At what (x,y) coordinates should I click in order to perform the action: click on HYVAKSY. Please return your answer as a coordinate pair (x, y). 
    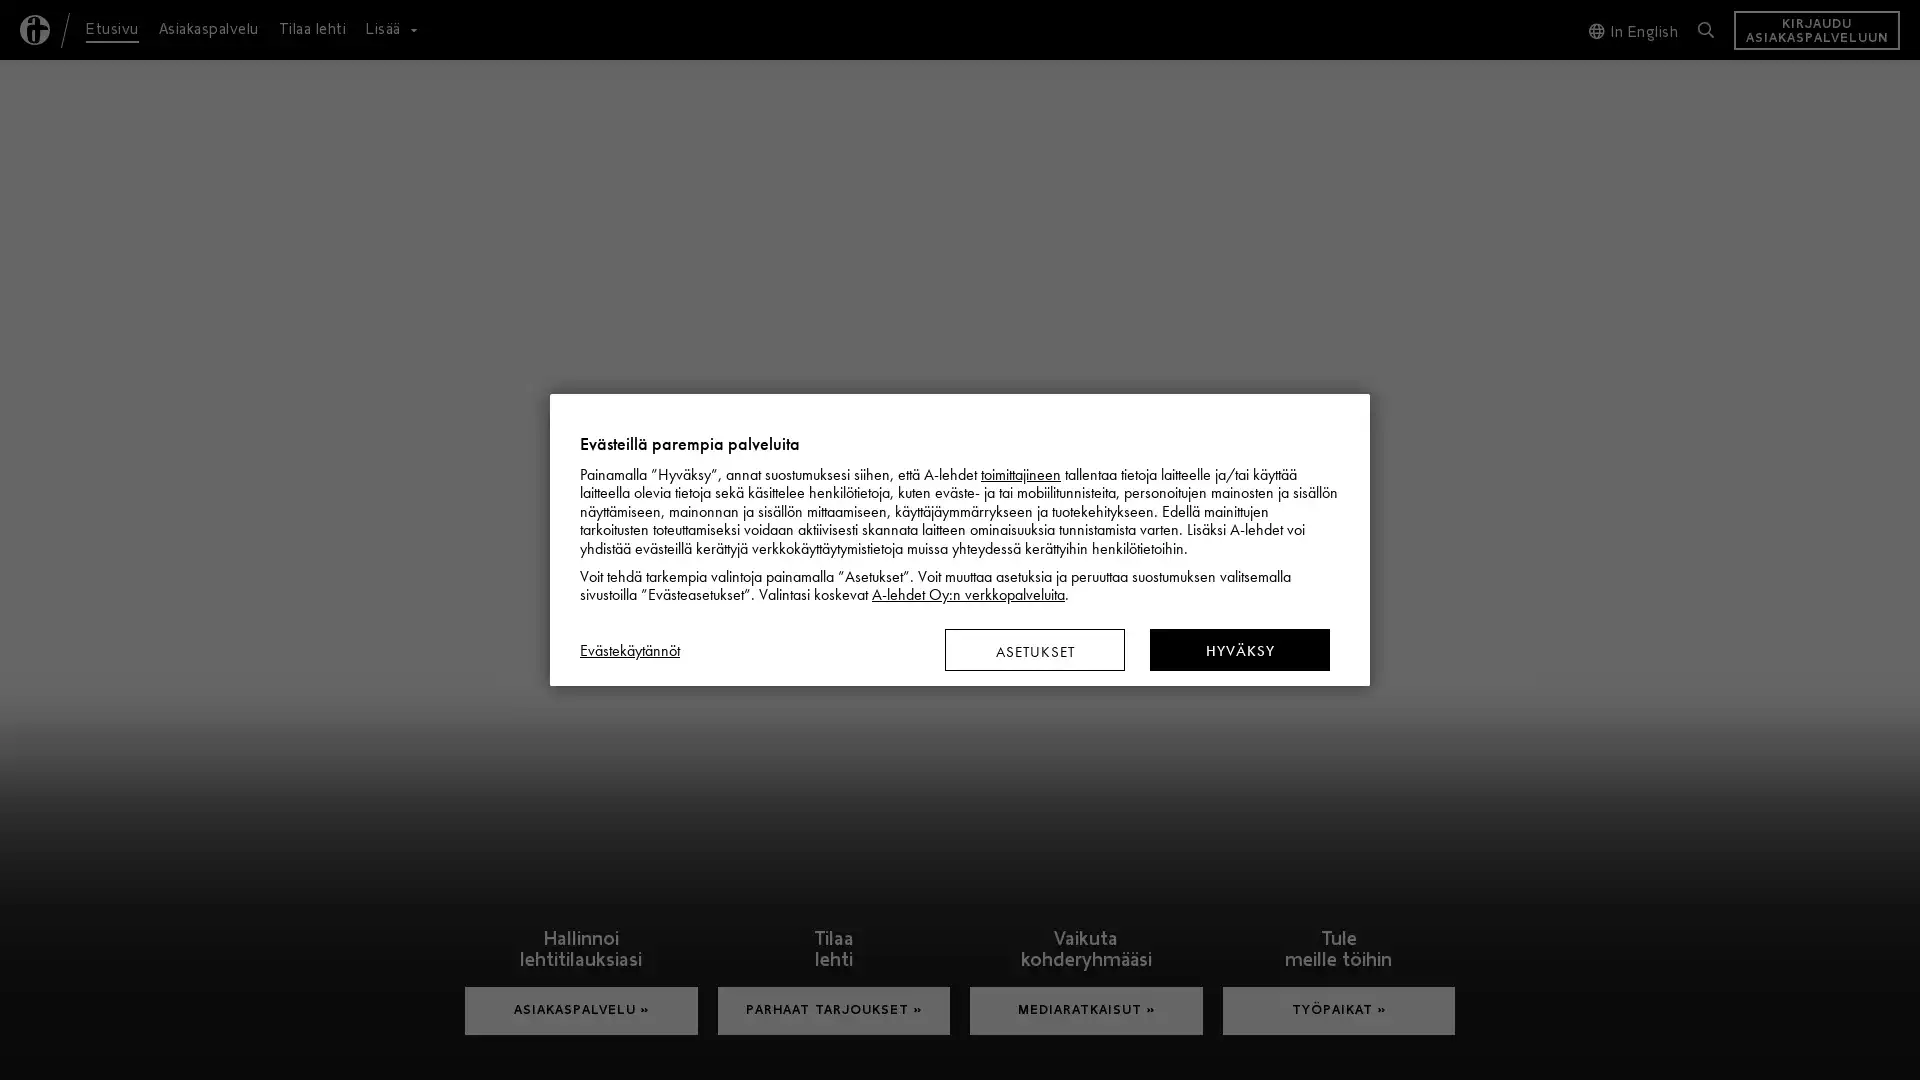
    Looking at the image, I should click on (1238, 648).